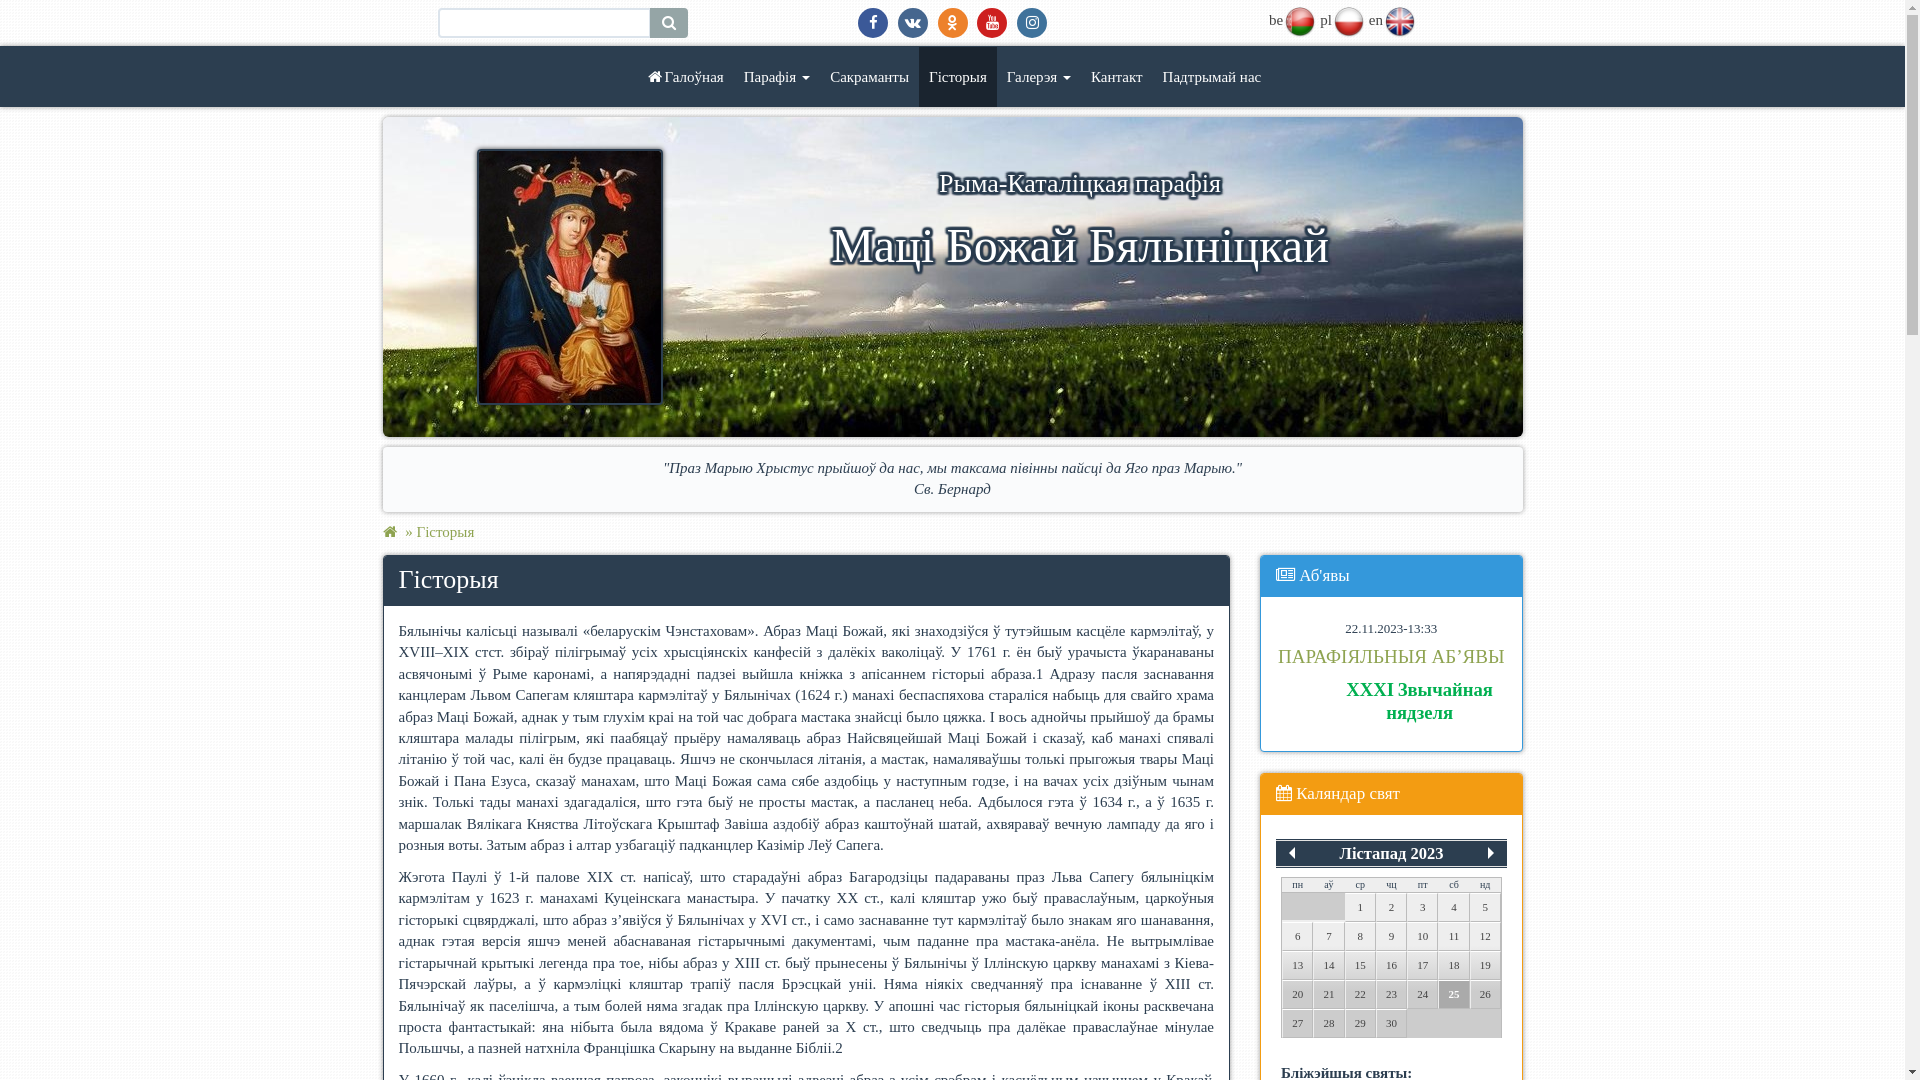 The height and width of the screenshot is (1080, 1920). Describe the element at coordinates (1328, 964) in the screenshot. I see `'14'` at that location.